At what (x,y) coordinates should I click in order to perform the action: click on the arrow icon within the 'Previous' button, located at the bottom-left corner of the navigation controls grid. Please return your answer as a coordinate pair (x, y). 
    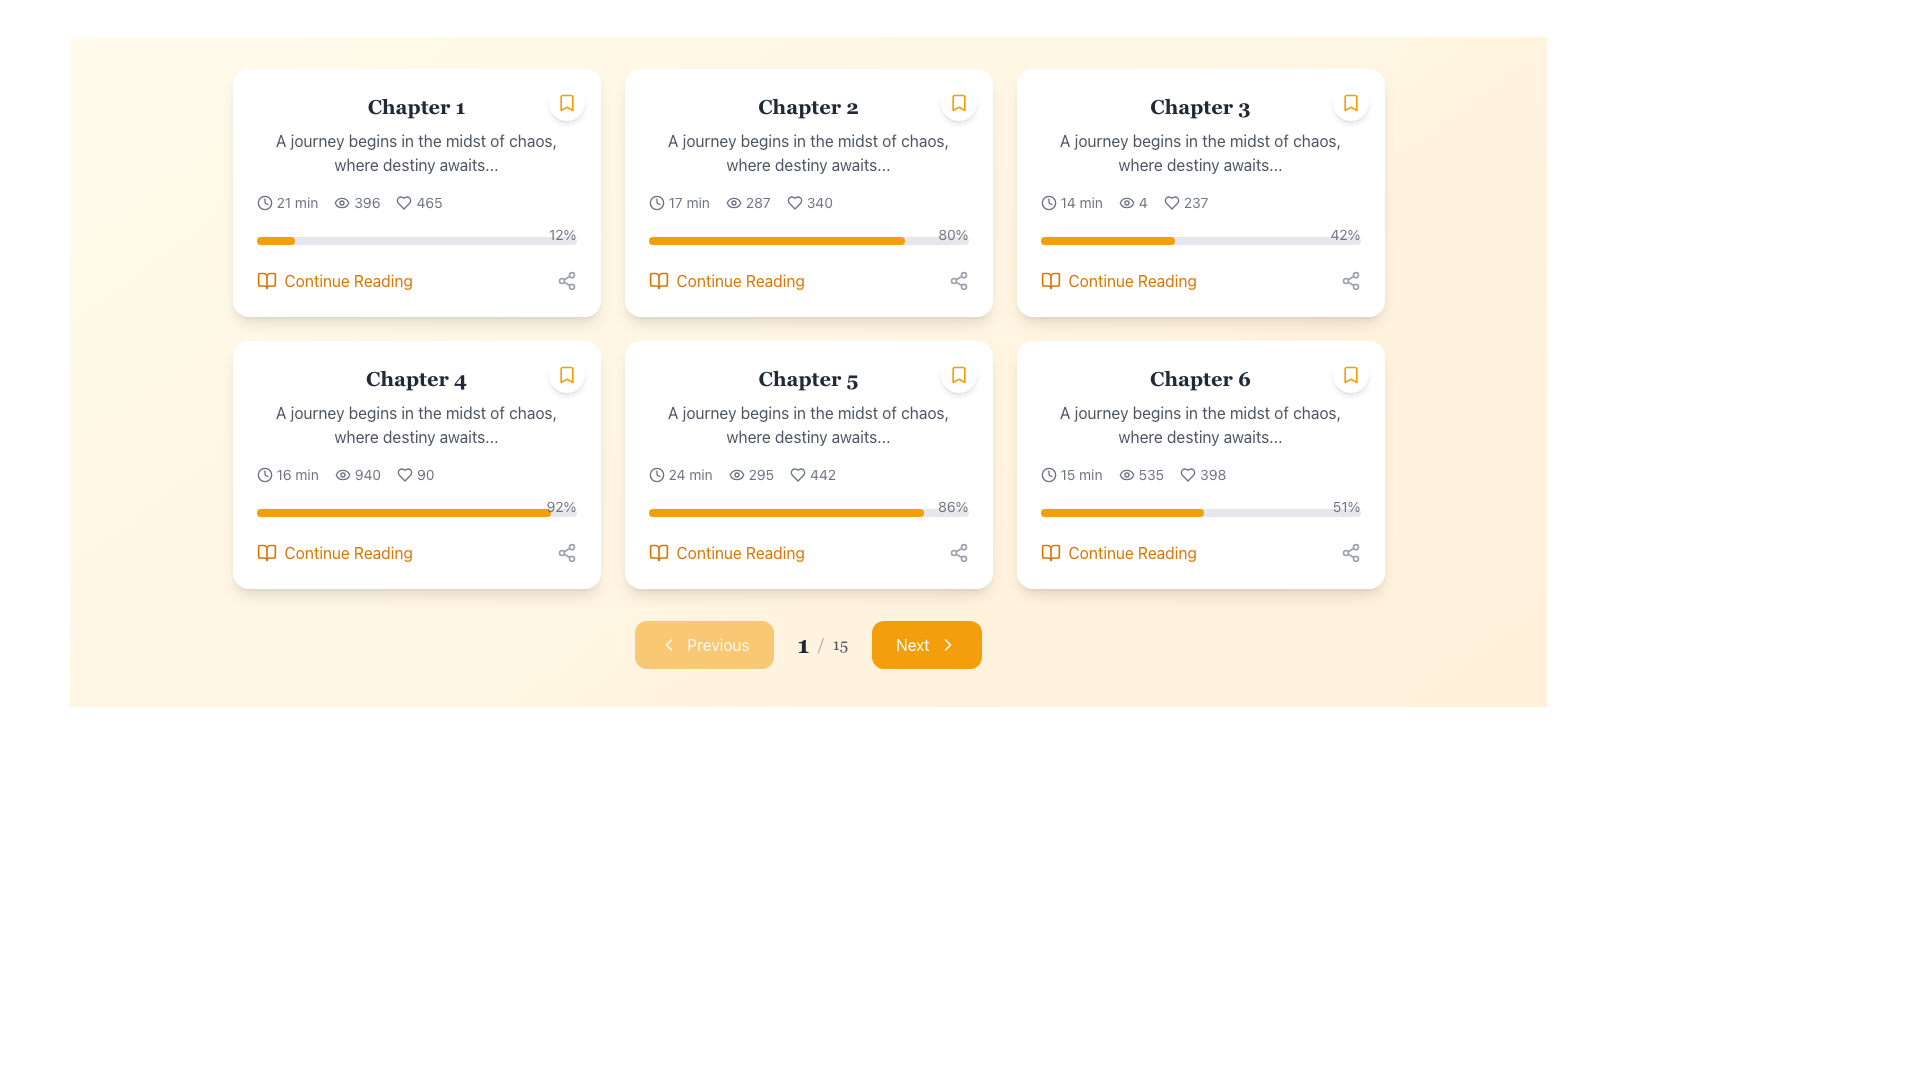
    Looking at the image, I should click on (669, 644).